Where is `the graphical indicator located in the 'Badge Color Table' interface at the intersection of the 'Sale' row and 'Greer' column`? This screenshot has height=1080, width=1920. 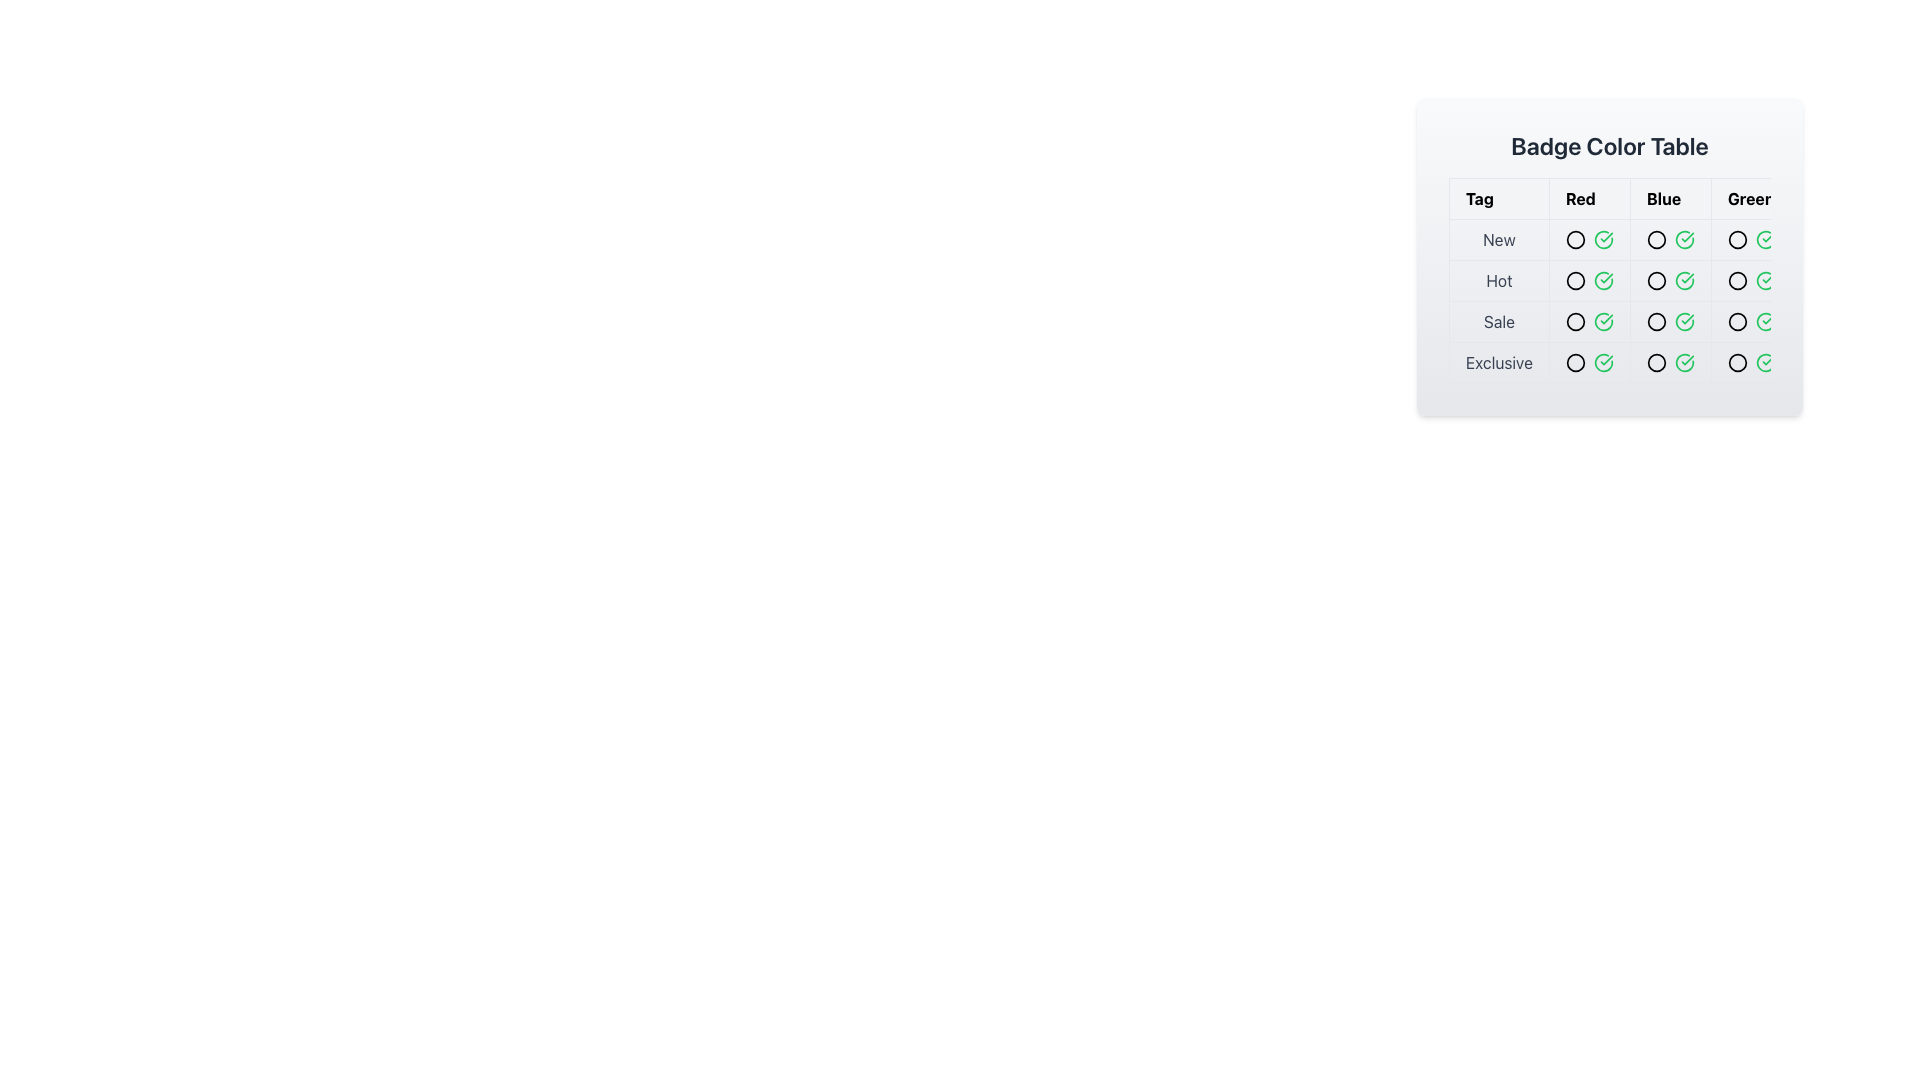
the graphical indicator located in the 'Badge Color Table' interface at the intersection of the 'Sale' row and 'Greer' column is located at coordinates (1750, 320).